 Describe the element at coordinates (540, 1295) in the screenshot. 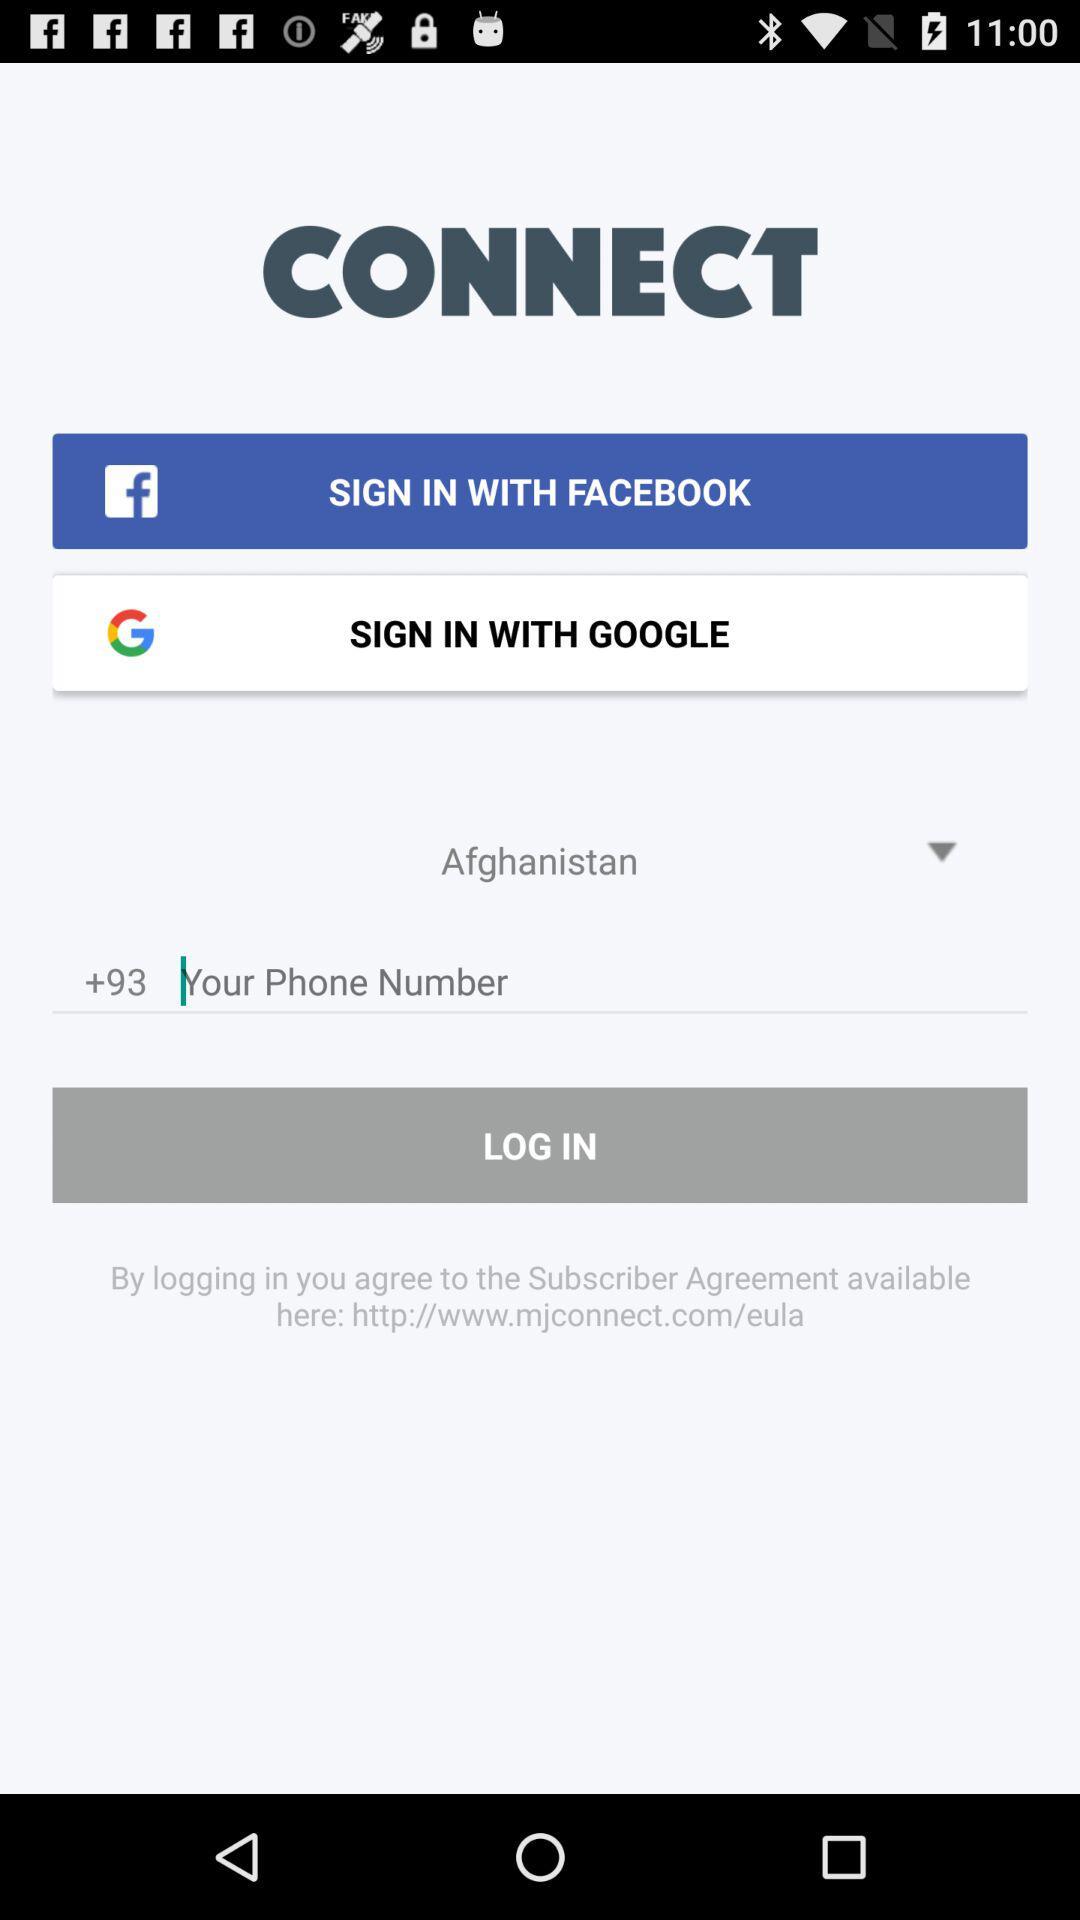

I see `the by logging in item` at that location.